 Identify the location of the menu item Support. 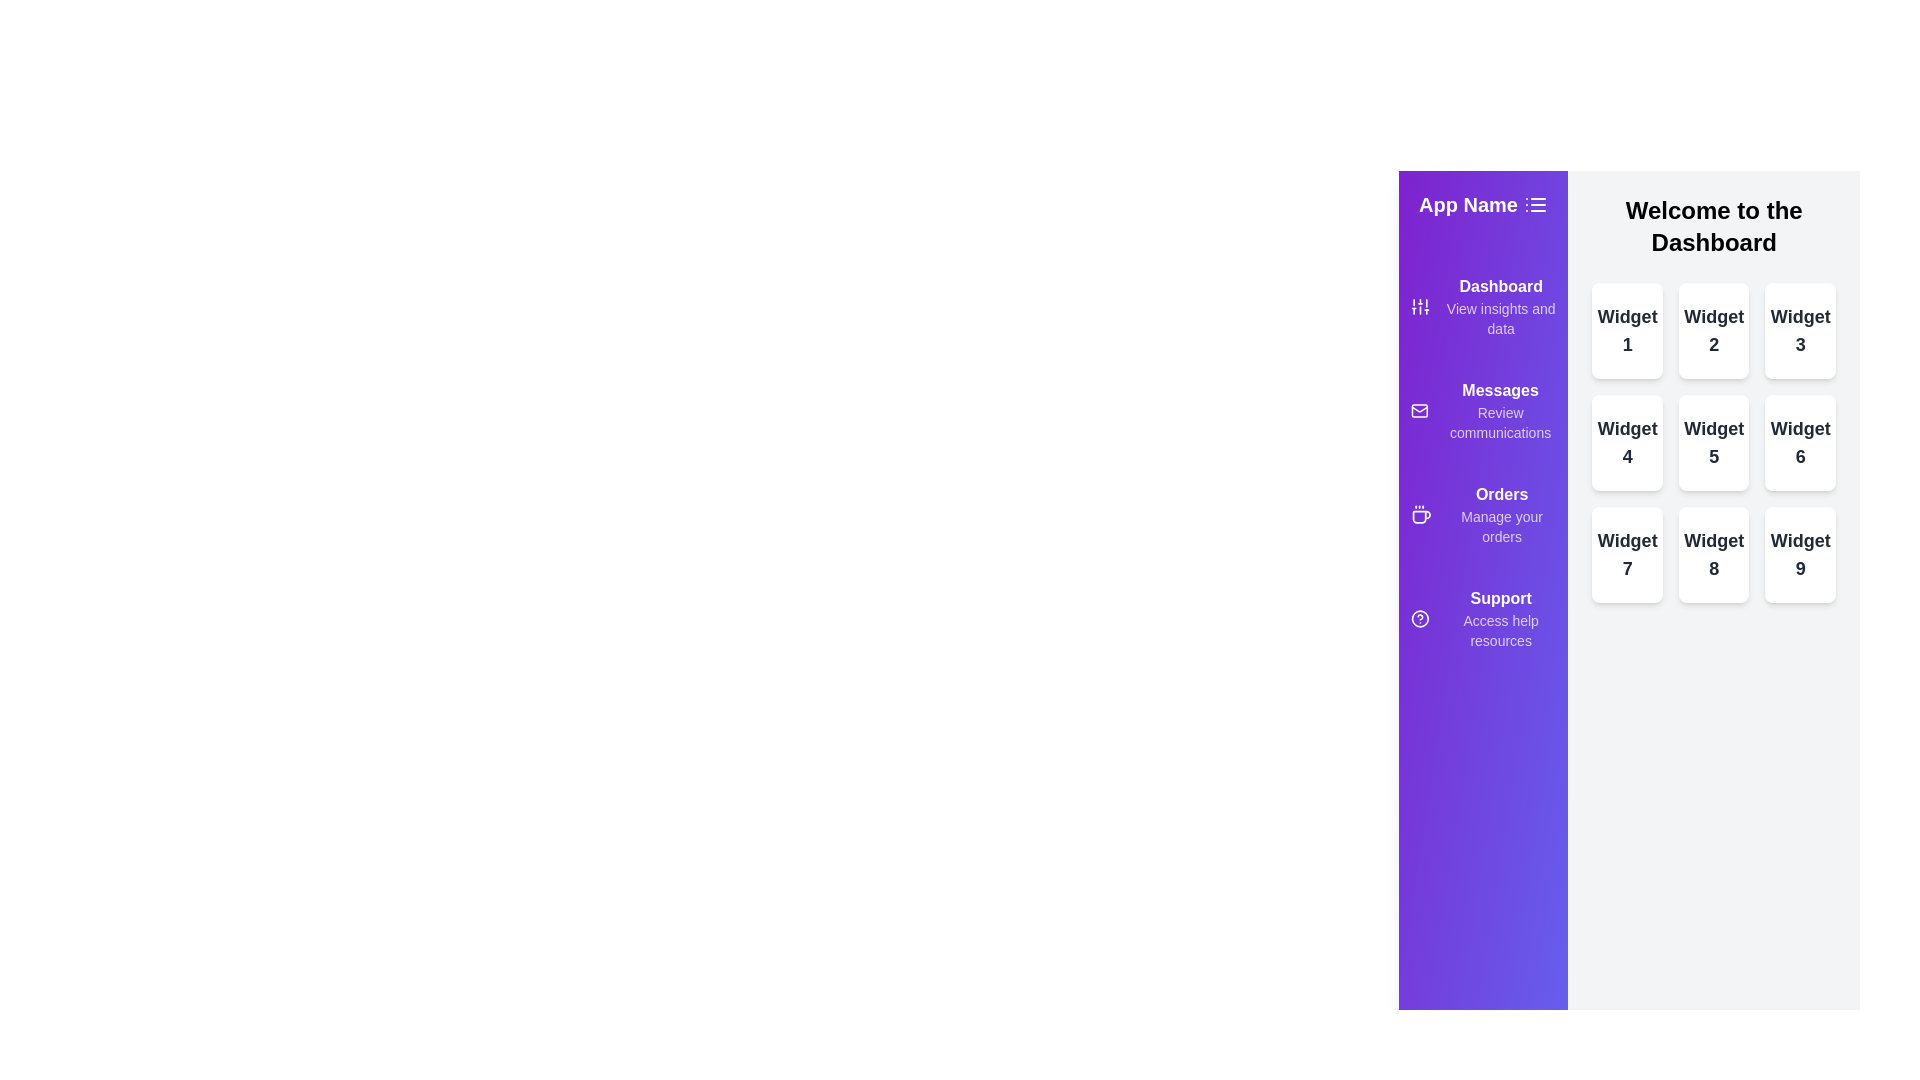
(1483, 617).